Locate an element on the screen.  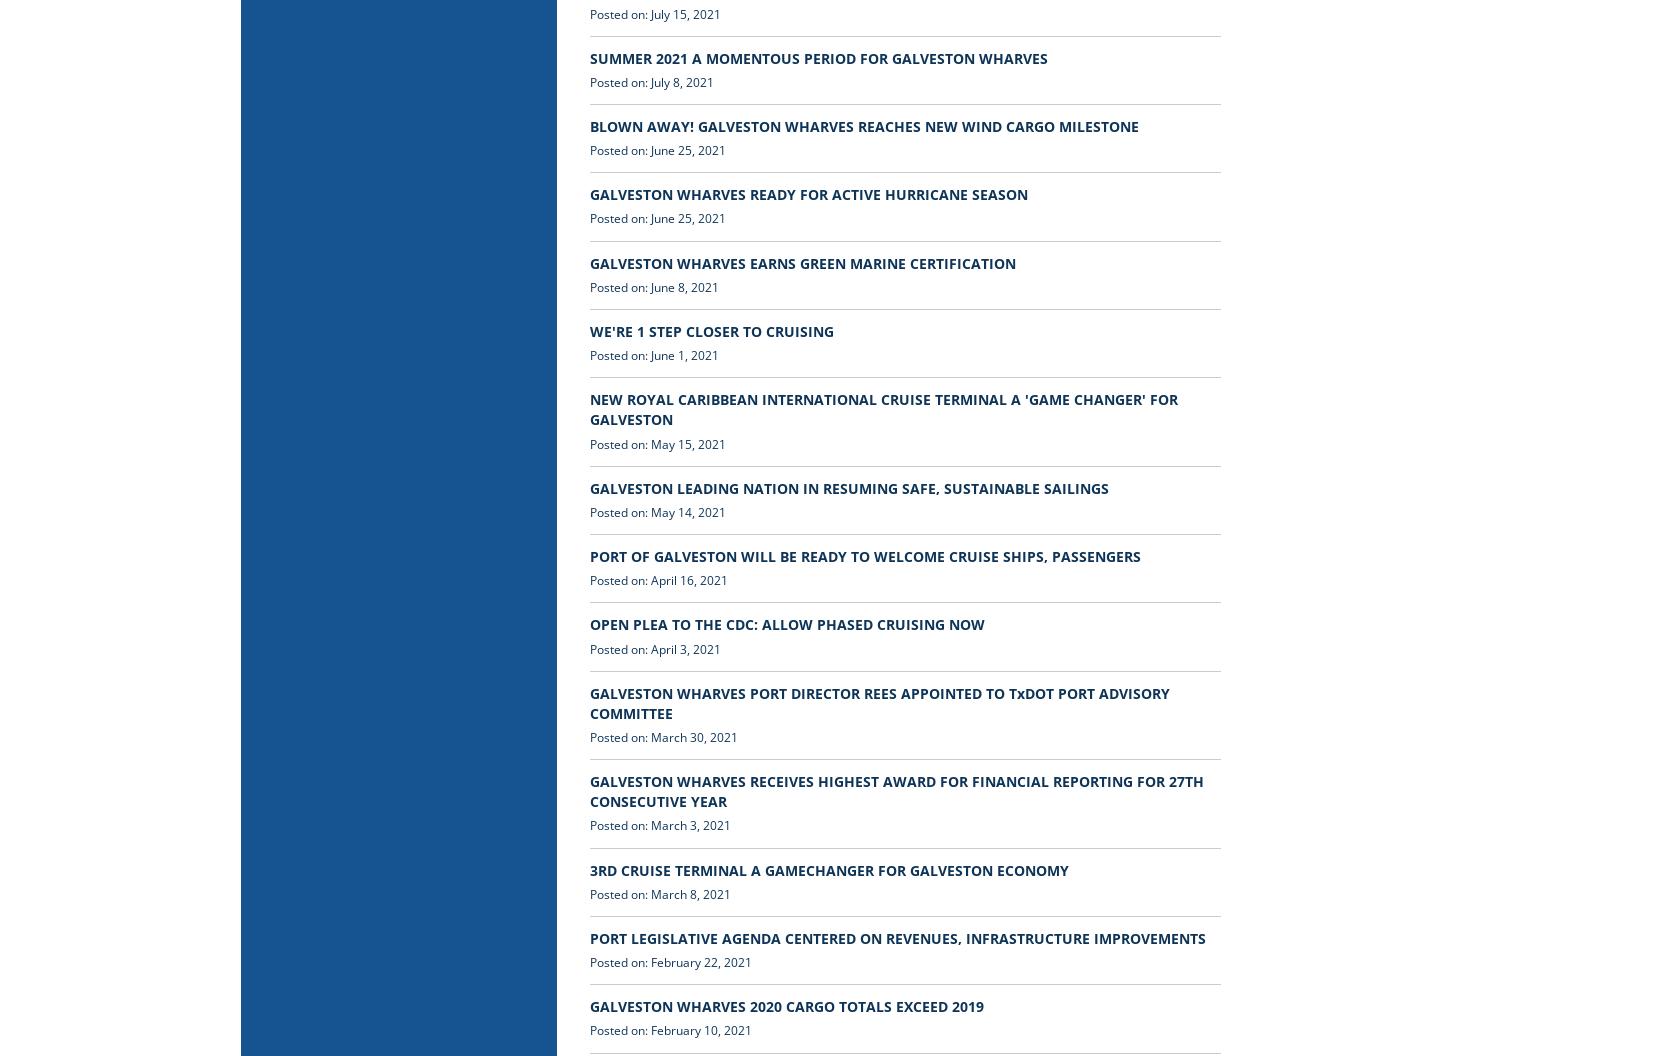
'Posted on: July 15, 2021' is located at coordinates (654, 13).